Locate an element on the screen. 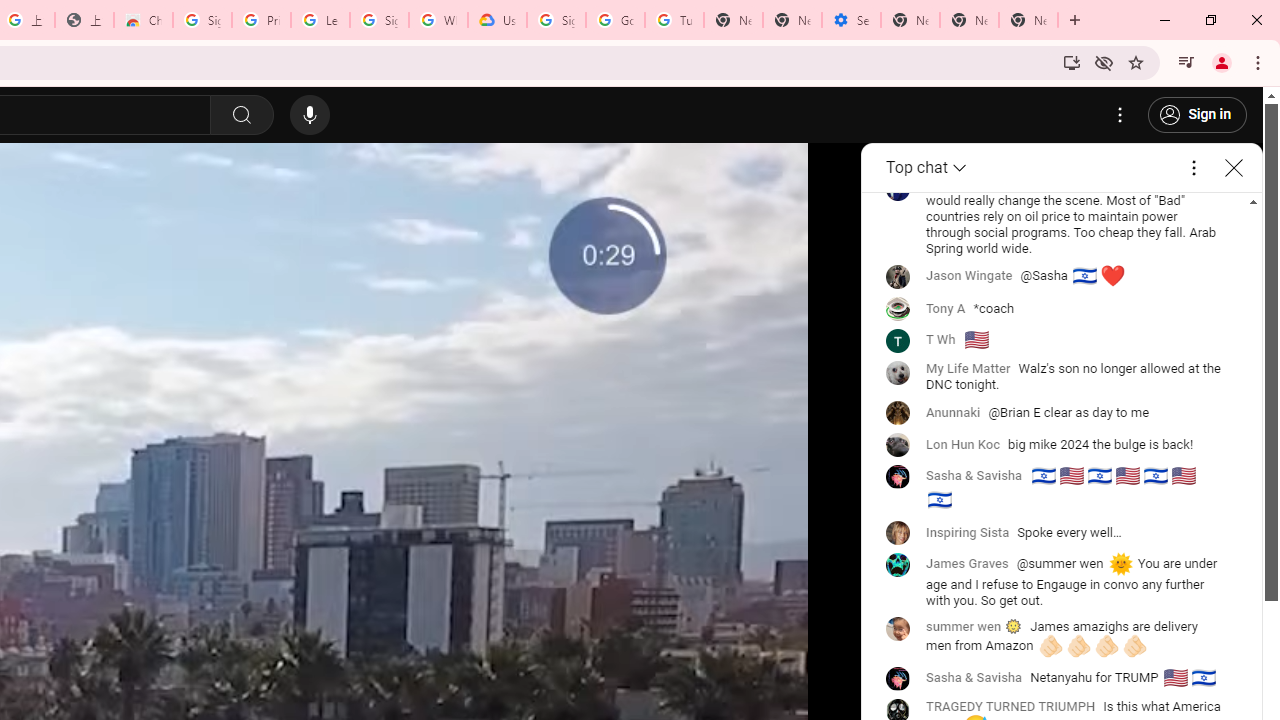 The height and width of the screenshot is (720, 1280). 'Who are Google' is located at coordinates (437, 20).